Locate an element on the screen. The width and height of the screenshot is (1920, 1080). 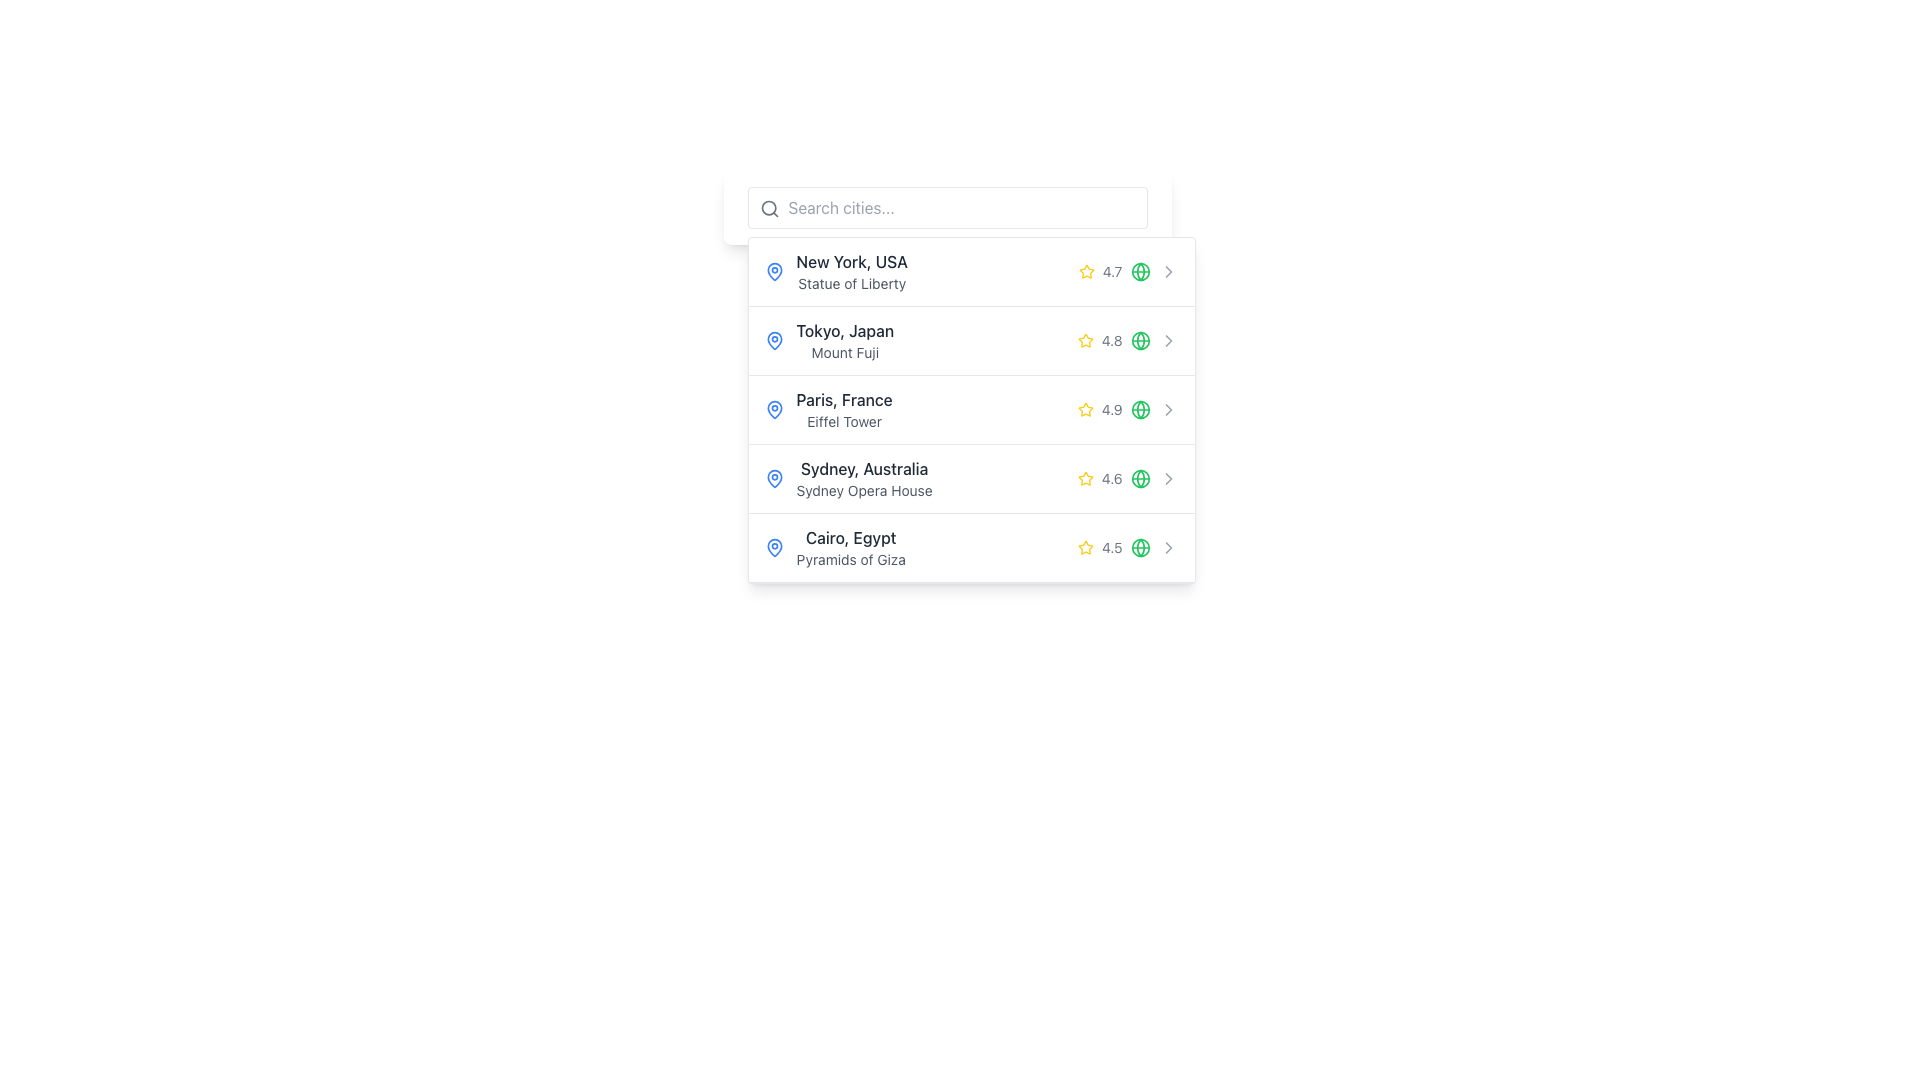
the numerical rating text label located in the top row of the vertically aligned list, positioned between the yellow star icon and the green globe icon is located at coordinates (1111, 272).